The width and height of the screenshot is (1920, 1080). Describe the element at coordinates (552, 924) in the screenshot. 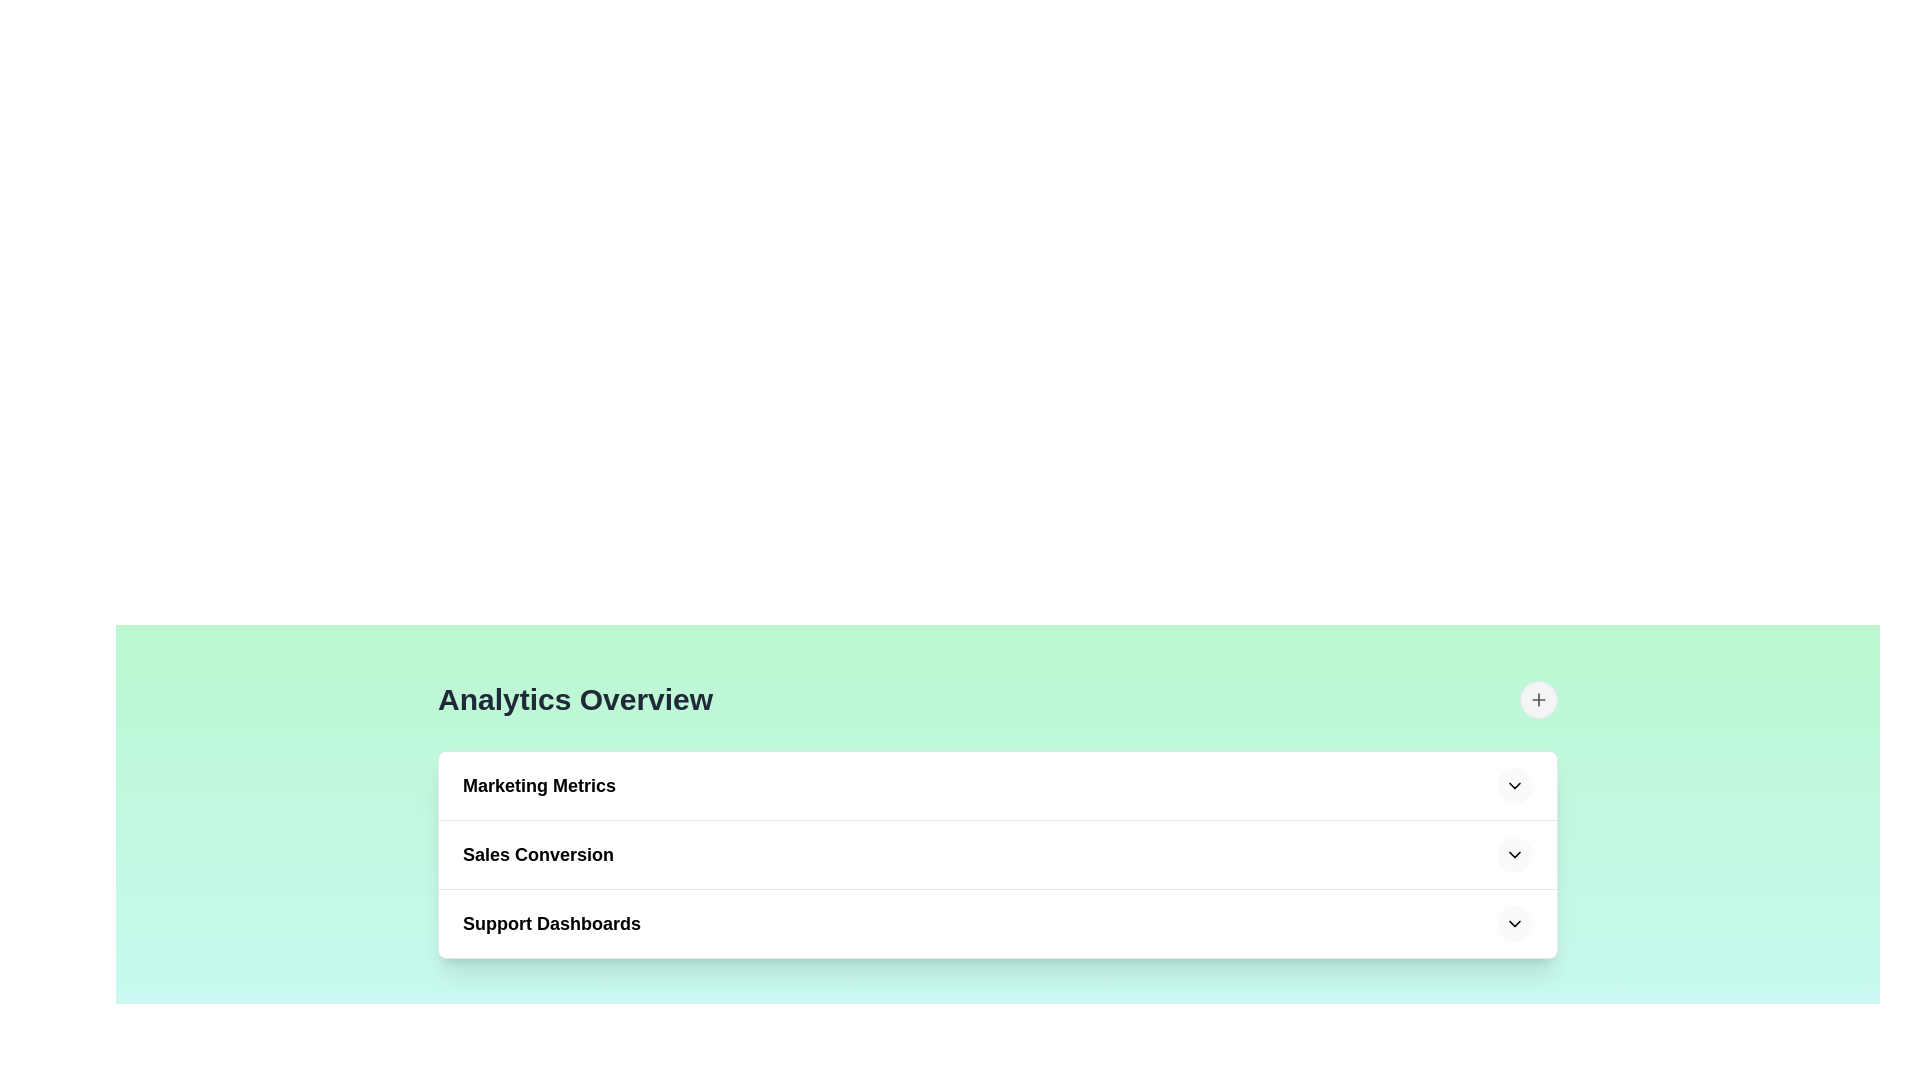

I see `the 'Support Dashboards' text label, which is the third item in the vertical list under the 'Analytics Overview' header` at that location.